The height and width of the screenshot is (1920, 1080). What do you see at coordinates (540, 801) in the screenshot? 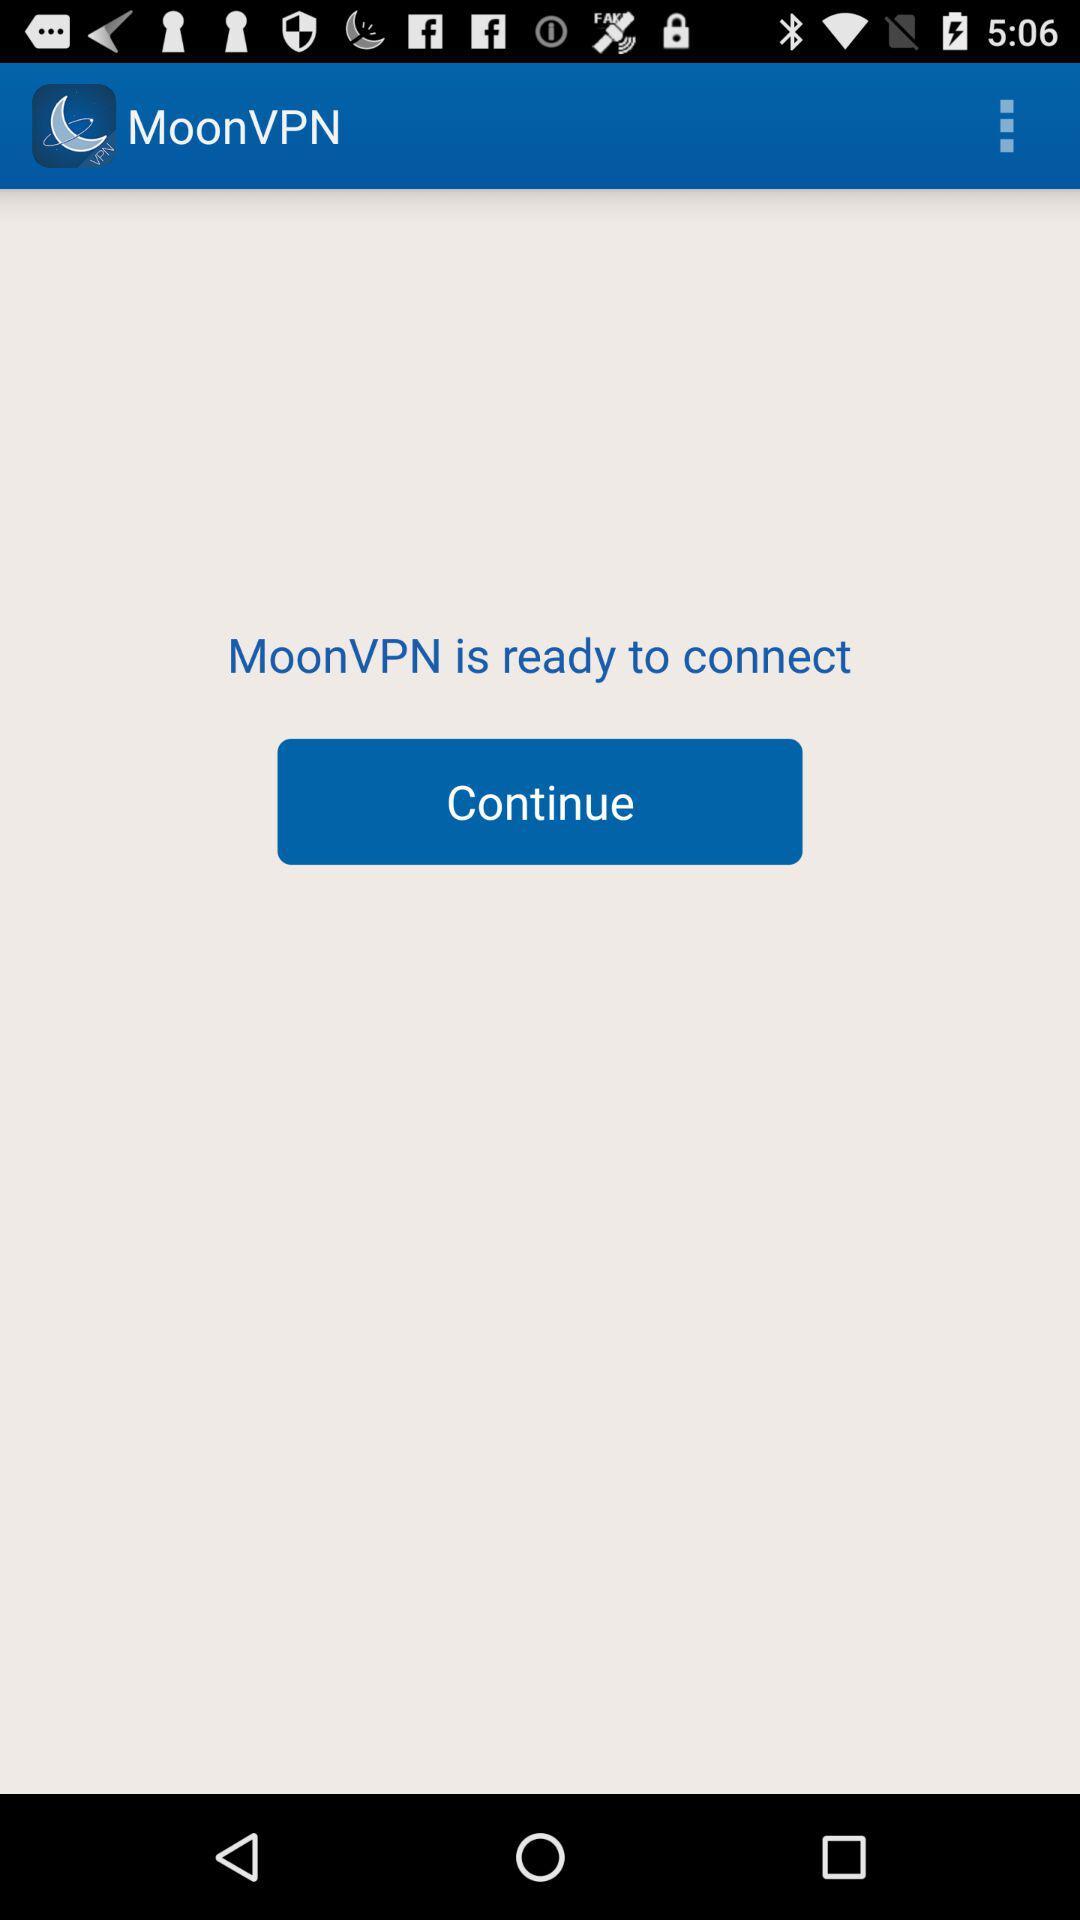
I see `the continue button` at bounding box center [540, 801].